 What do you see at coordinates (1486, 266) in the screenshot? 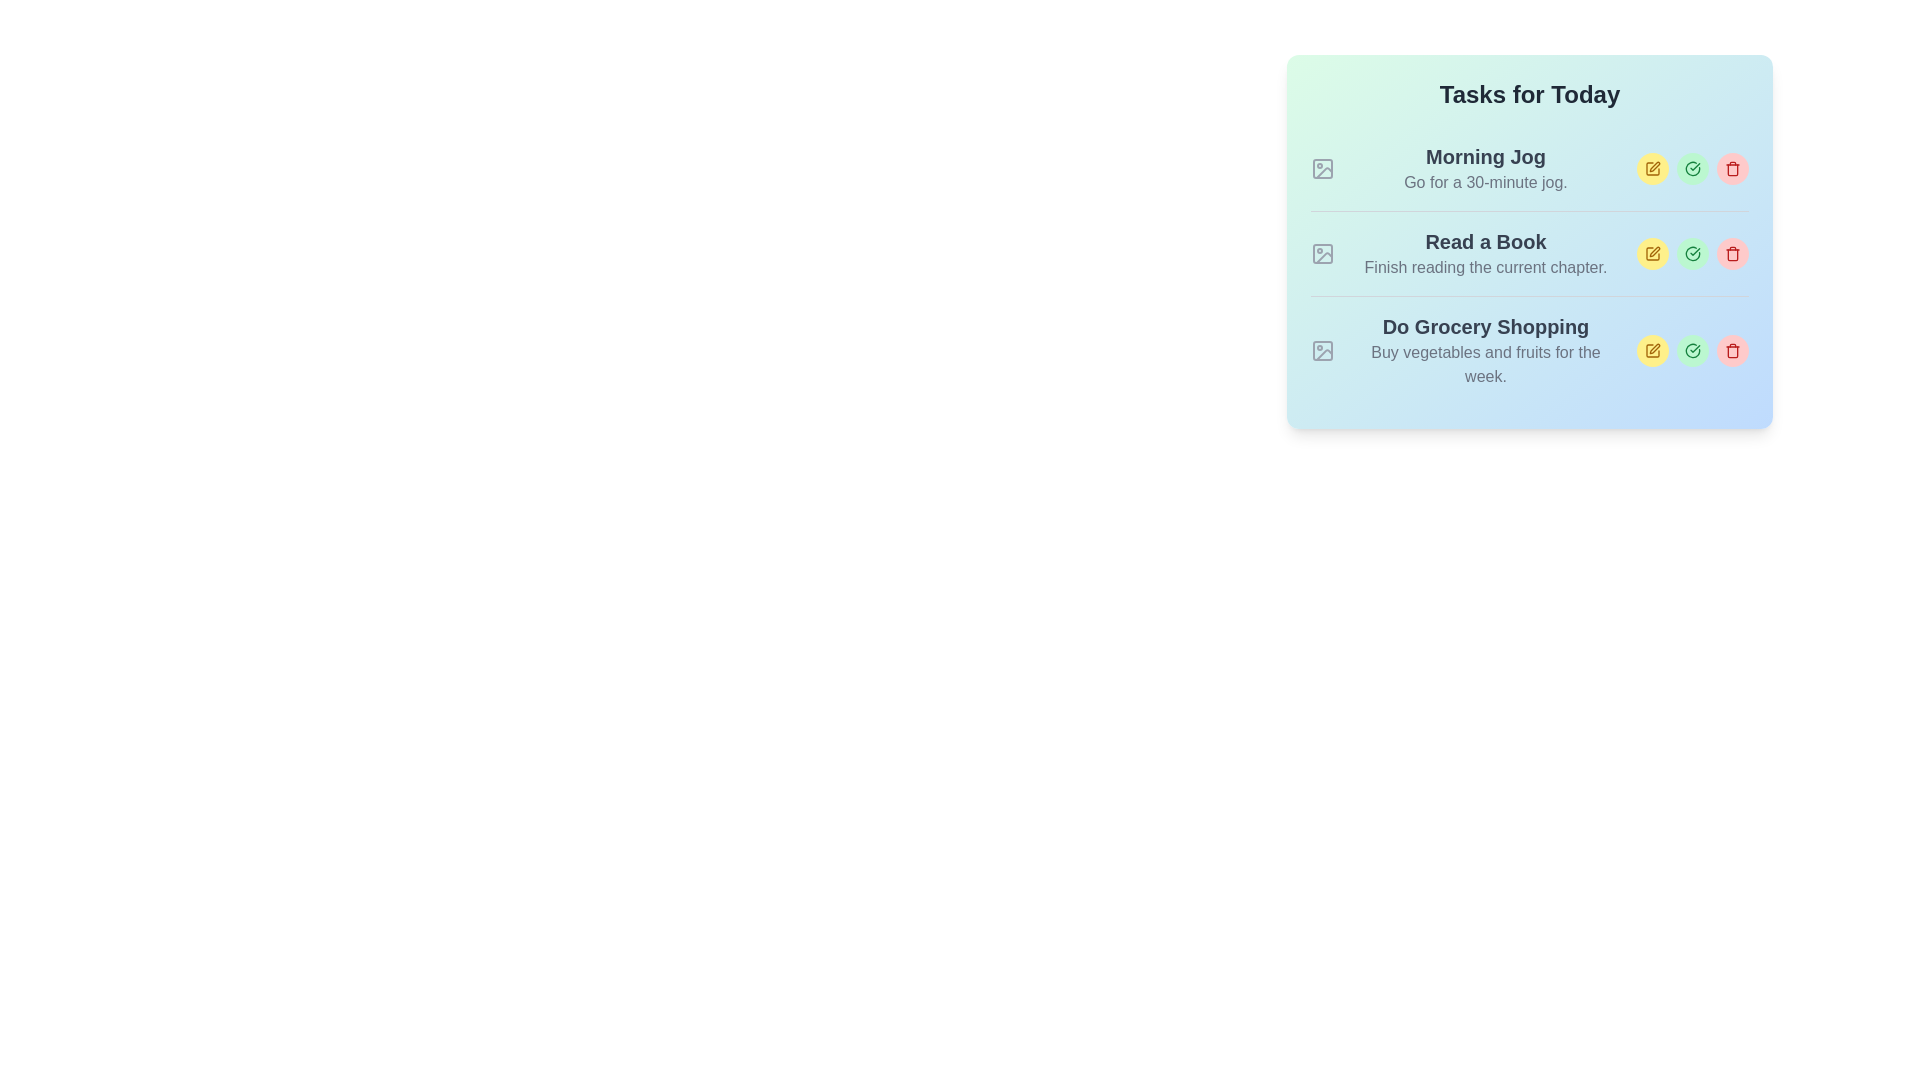
I see `the gray text element displaying 'Finish reading the current chapter.' located below the title 'Read a Book' in the 'Tasks for Today' section` at bounding box center [1486, 266].